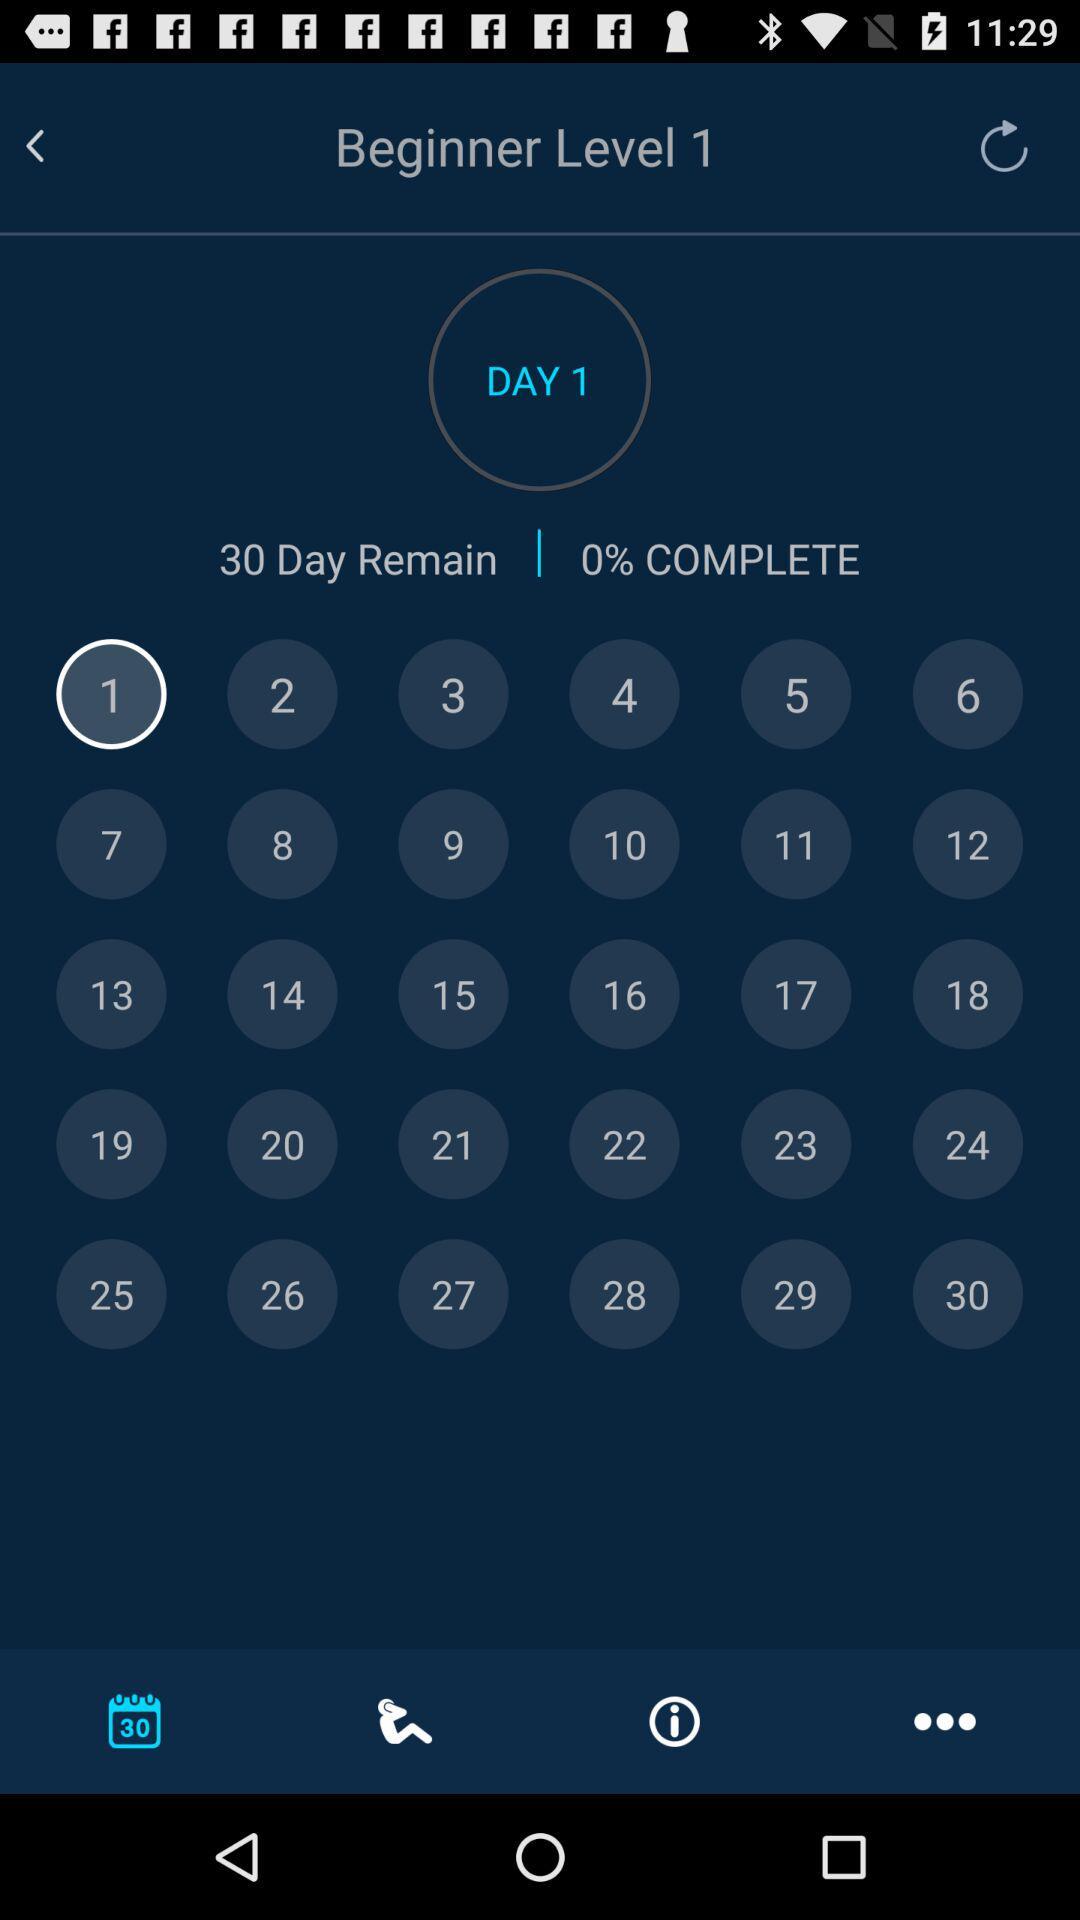  I want to click on keyboard, so click(966, 994).